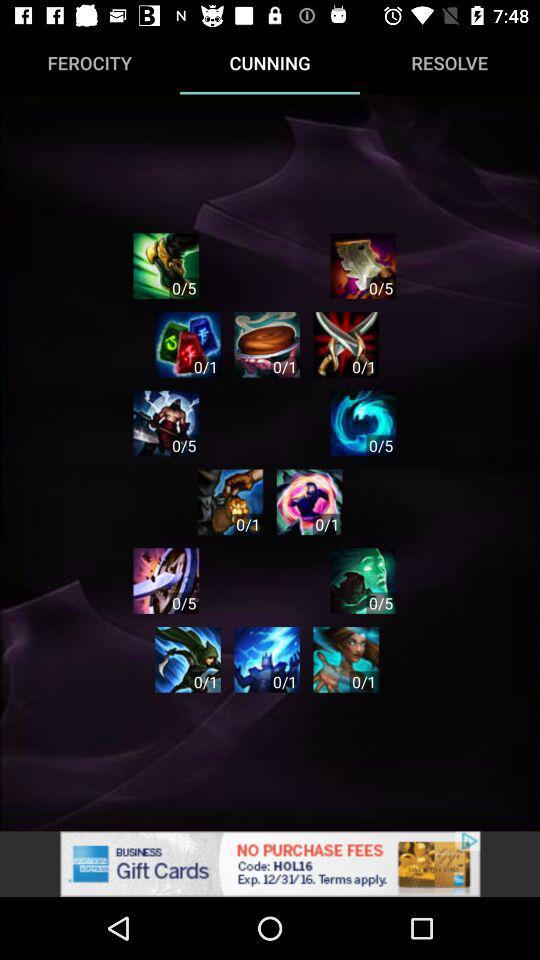  I want to click on click the cunning characters, so click(165, 423).